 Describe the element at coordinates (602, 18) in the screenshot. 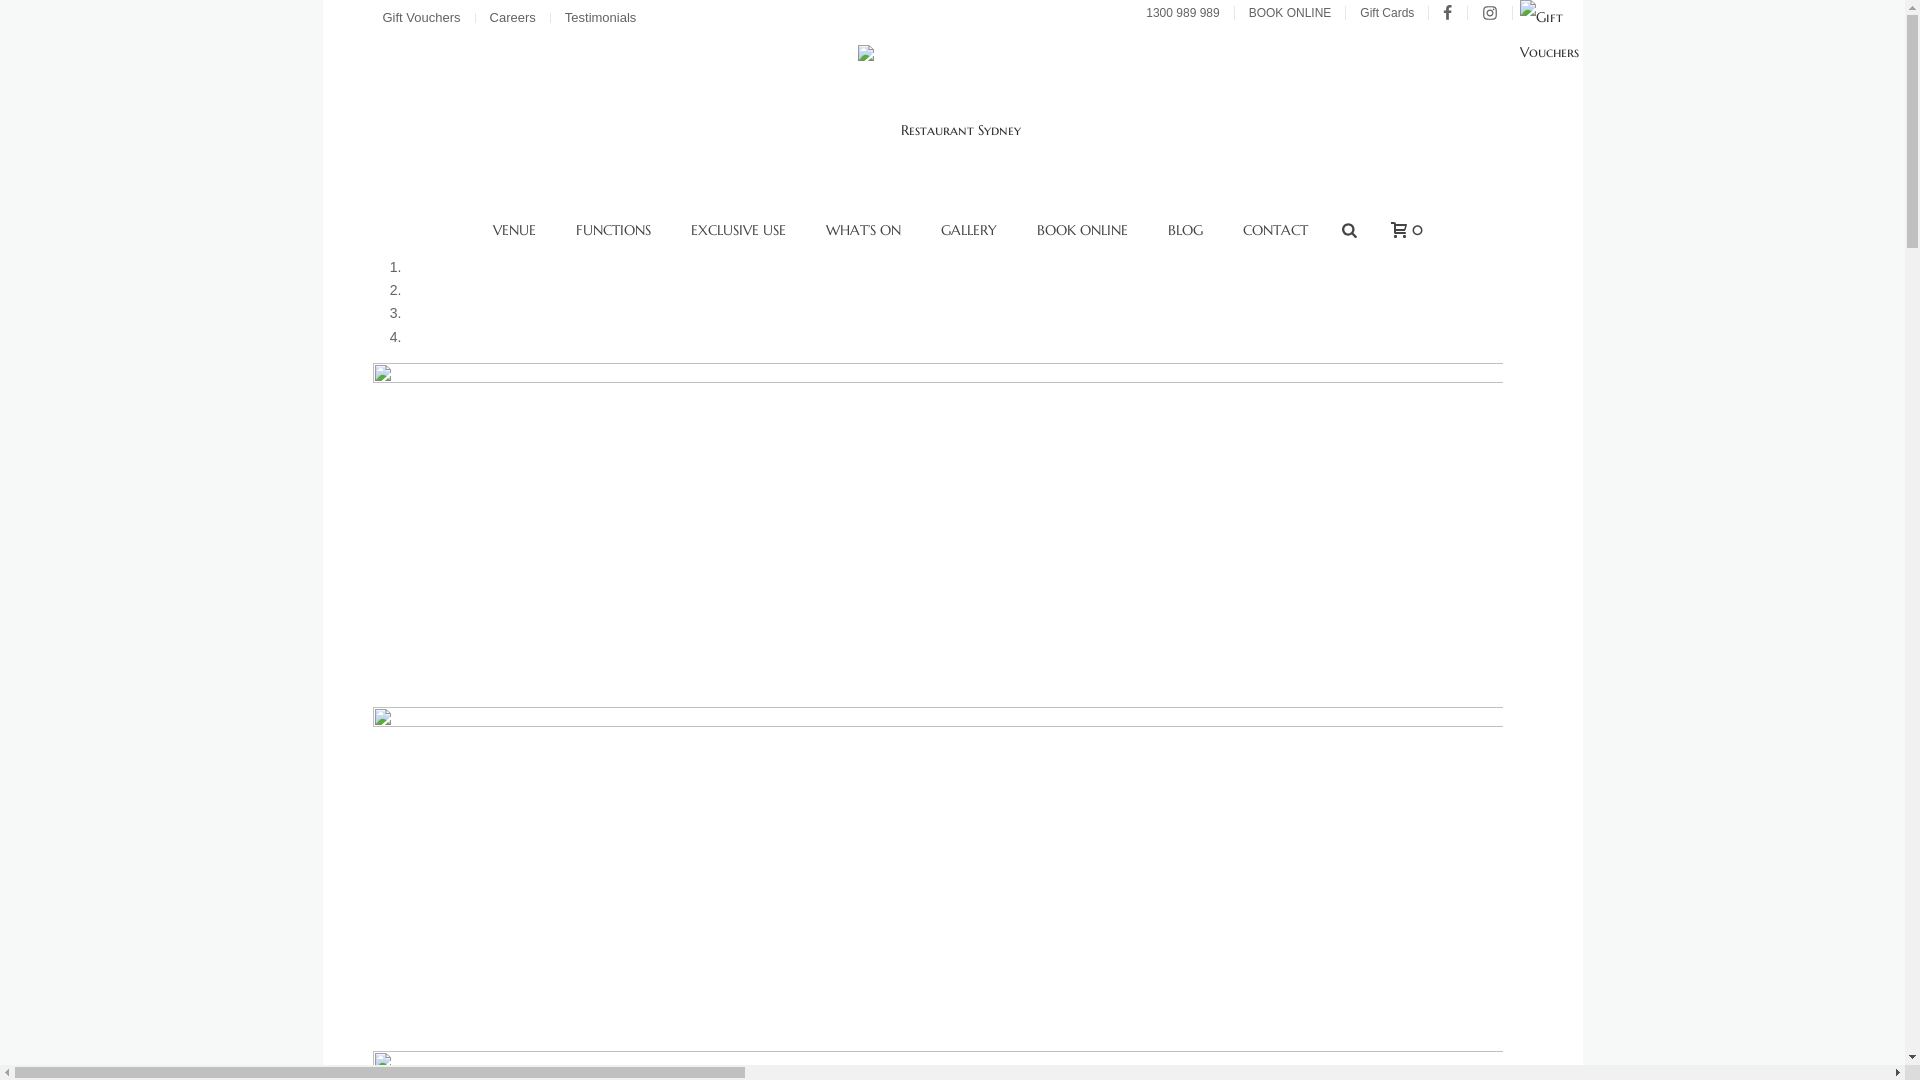

I see `'Testimonials'` at that location.